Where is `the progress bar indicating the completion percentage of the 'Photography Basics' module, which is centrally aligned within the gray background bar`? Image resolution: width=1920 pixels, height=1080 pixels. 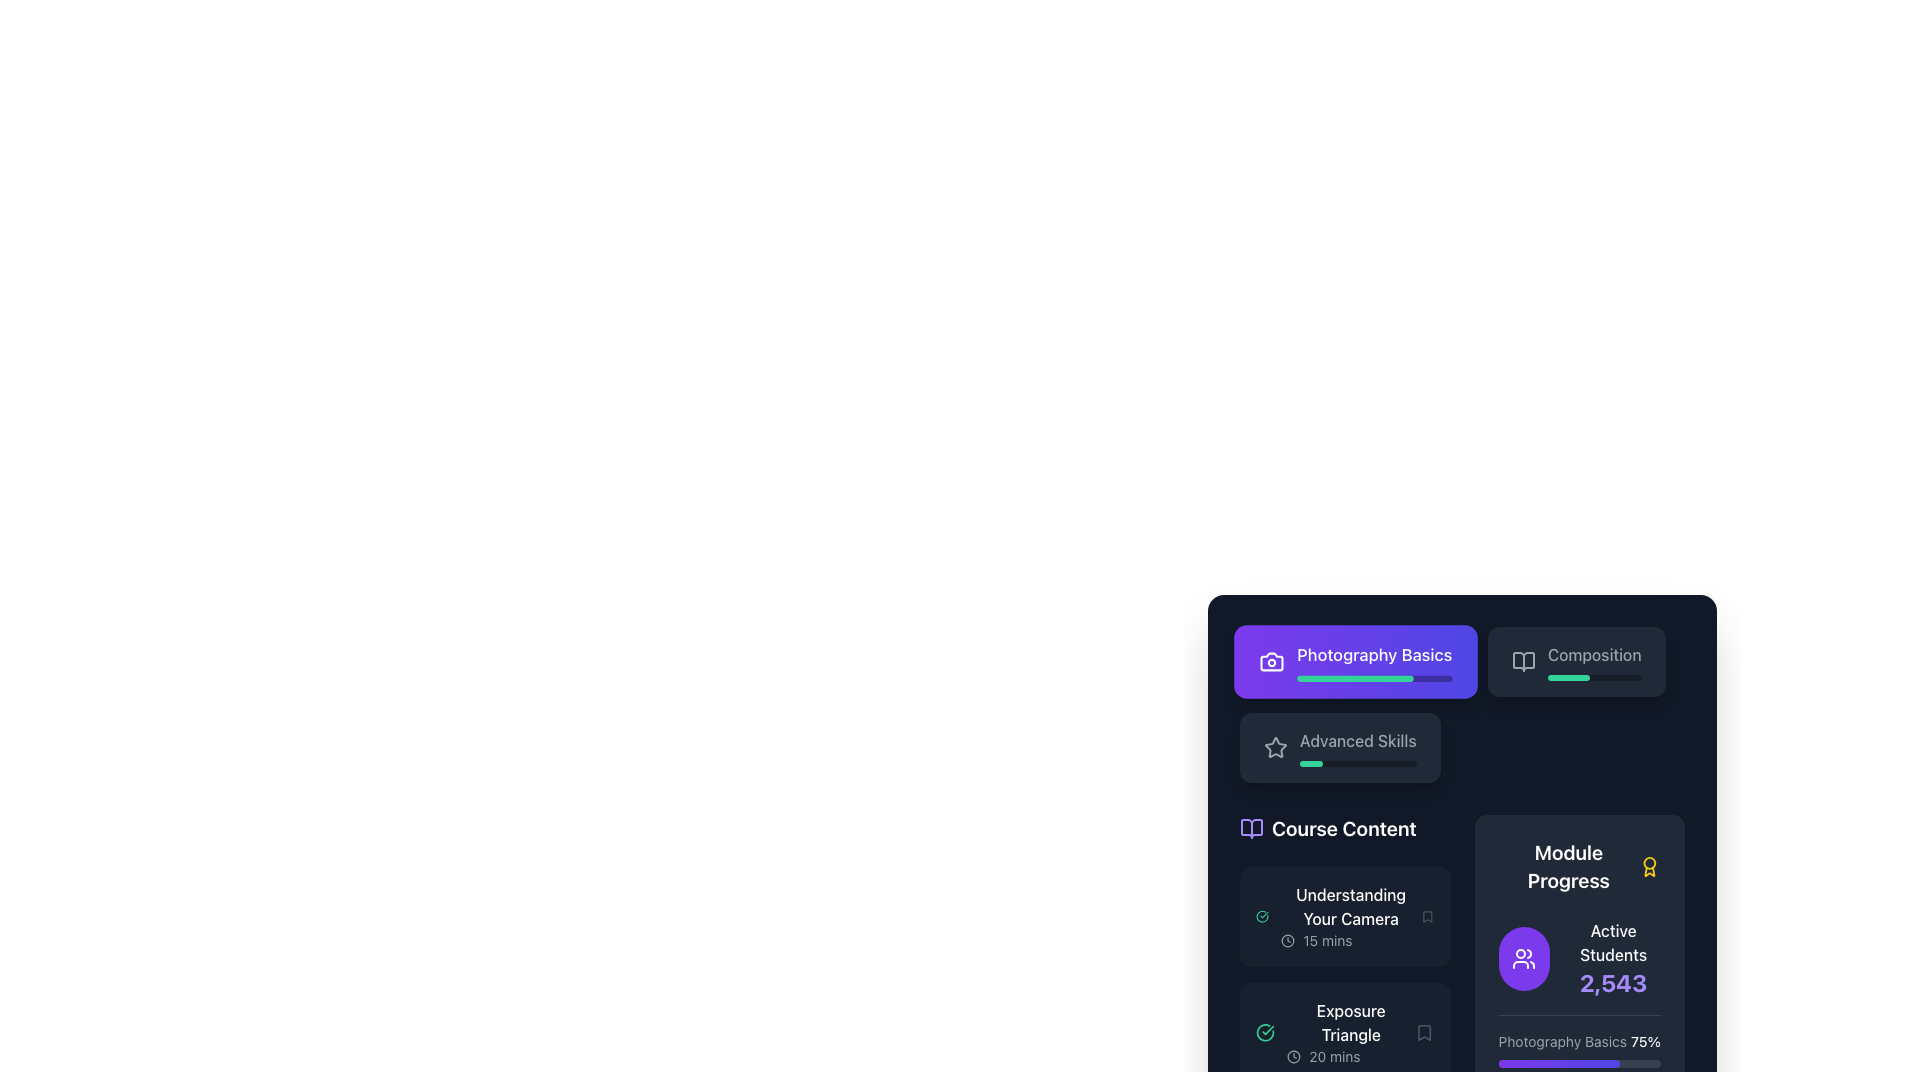
the progress bar indicating the completion percentage of the 'Photography Basics' module, which is centrally aligned within the gray background bar is located at coordinates (1355, 677).